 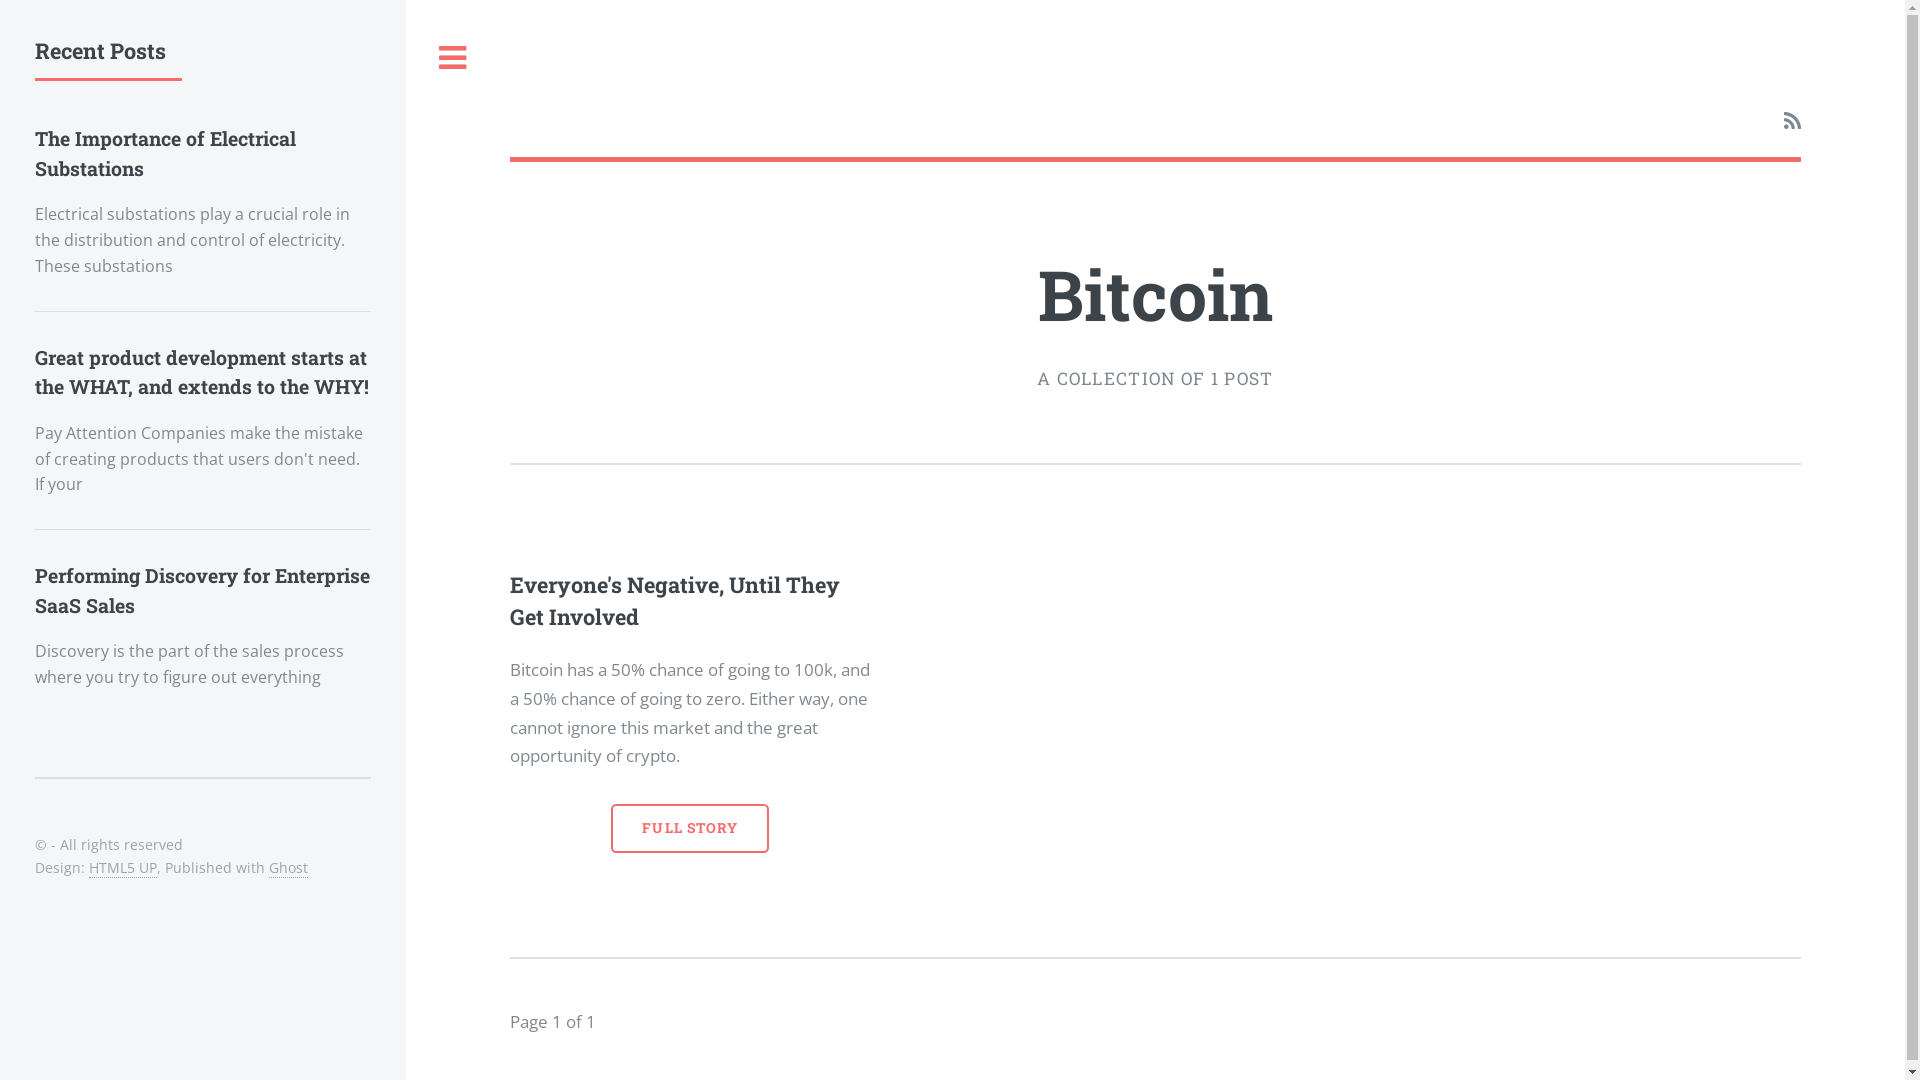 What do you see at coordinates (202, 589) in the screenshot?
I see `'Performing Discovery for Enterprise SaaS Sales'` at bounding box center [202, 589].